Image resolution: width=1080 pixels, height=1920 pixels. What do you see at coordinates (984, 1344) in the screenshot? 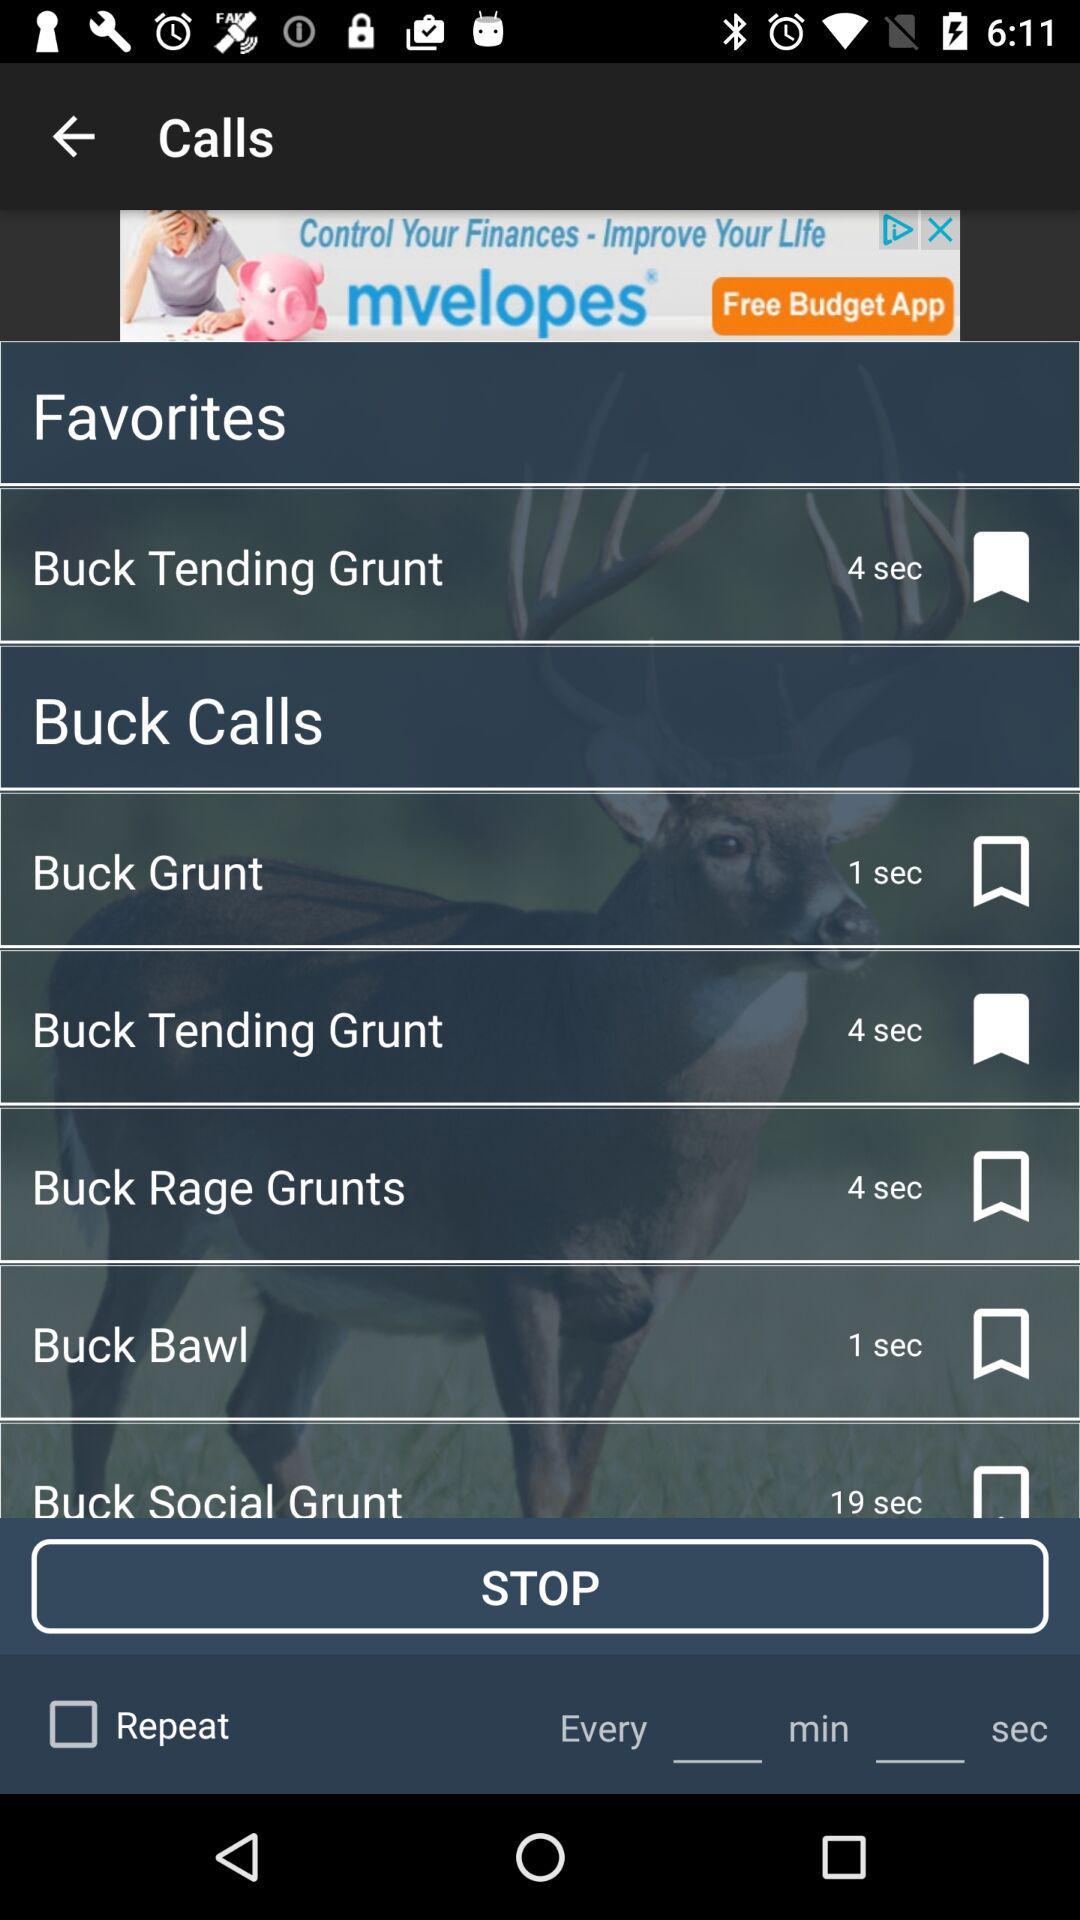
I see `the bookmark icon` at bounding box center [984, 1344].